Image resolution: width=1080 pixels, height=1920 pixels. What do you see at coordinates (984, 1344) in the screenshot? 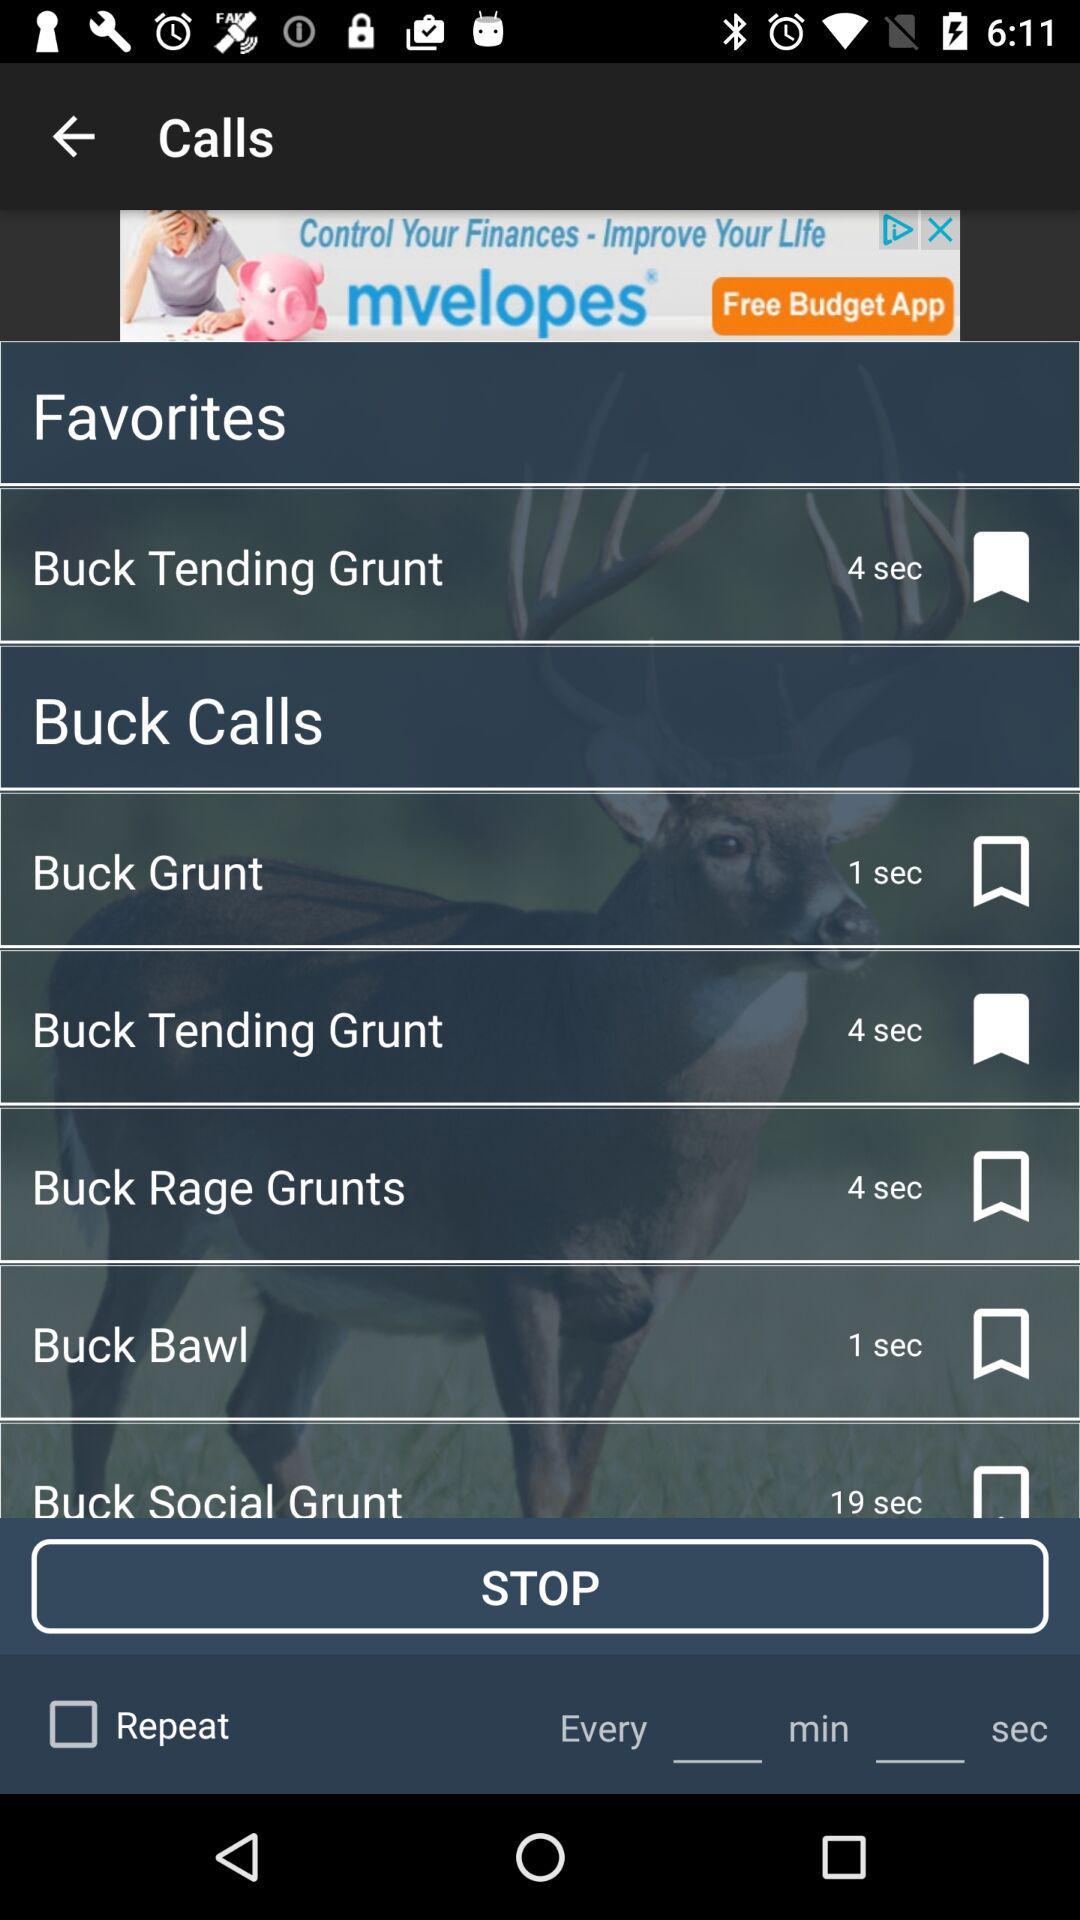
I see `the bookmark icon` at bounding box center [984, 1344].